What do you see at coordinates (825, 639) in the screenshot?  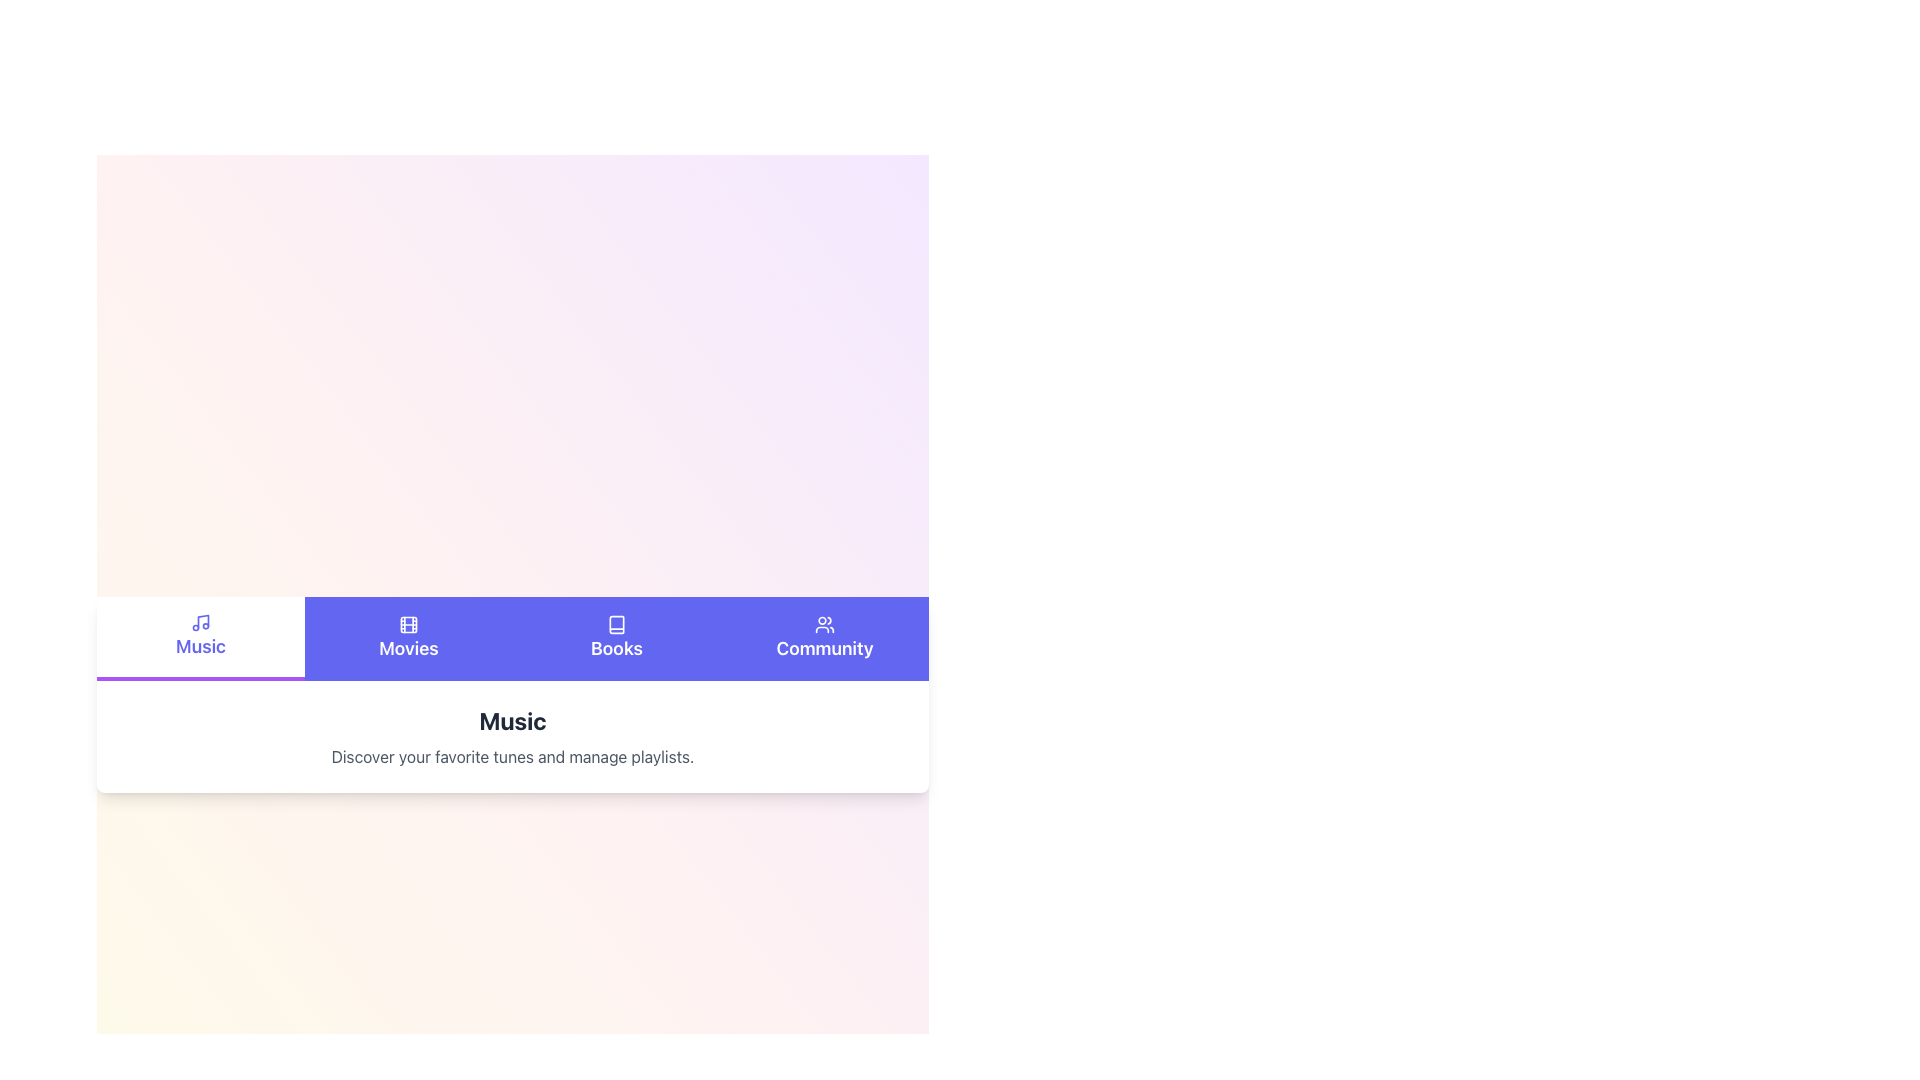 I see `the Navigation Menu Item that leads users to the 'Community' section, which is the fourth item in the horizontal menu bar, located to the right of the 'Books' element` at bounding box center [825, 639].